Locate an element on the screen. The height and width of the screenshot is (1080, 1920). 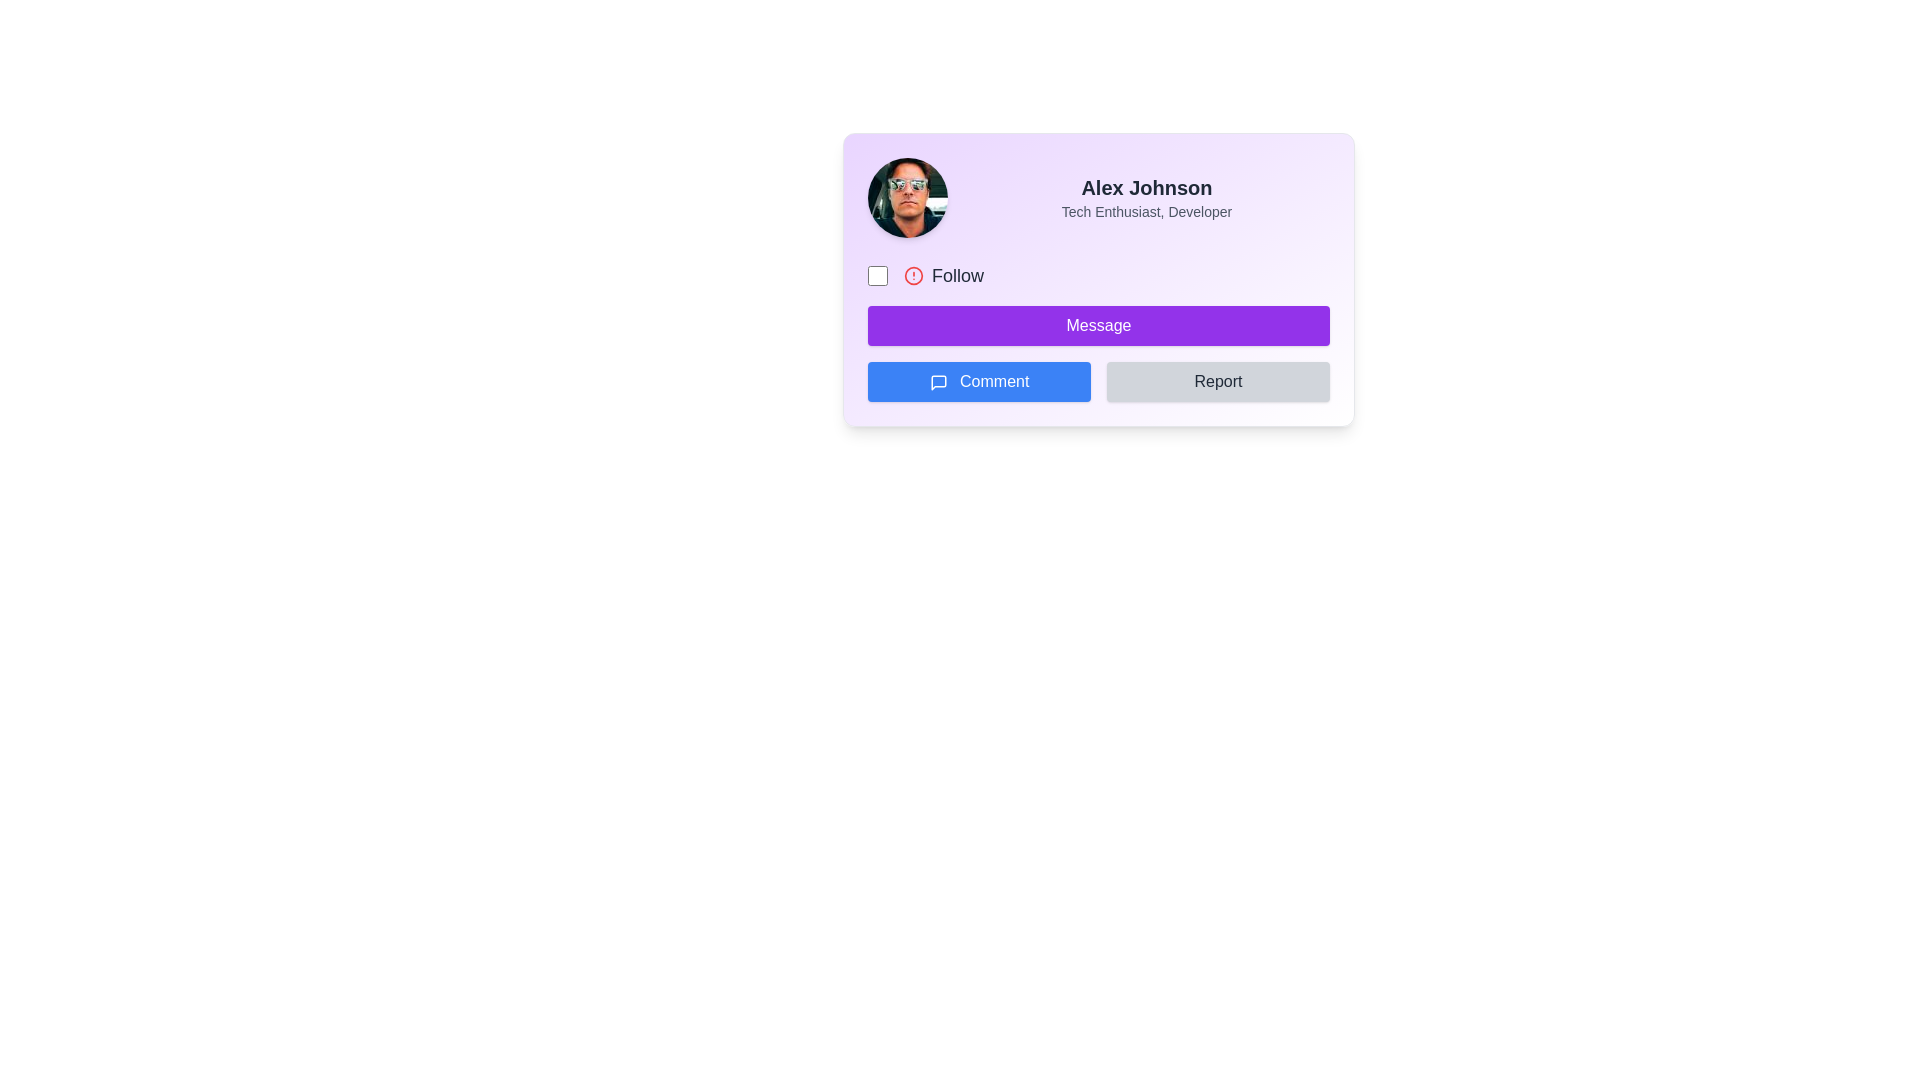
the rectangular purple button labeled 'Message' that is centrally located beneath the 'Follow' button and above the 'Comment' and 'Report' buttons to initiate messaging is located at coordinates (1098, 325).